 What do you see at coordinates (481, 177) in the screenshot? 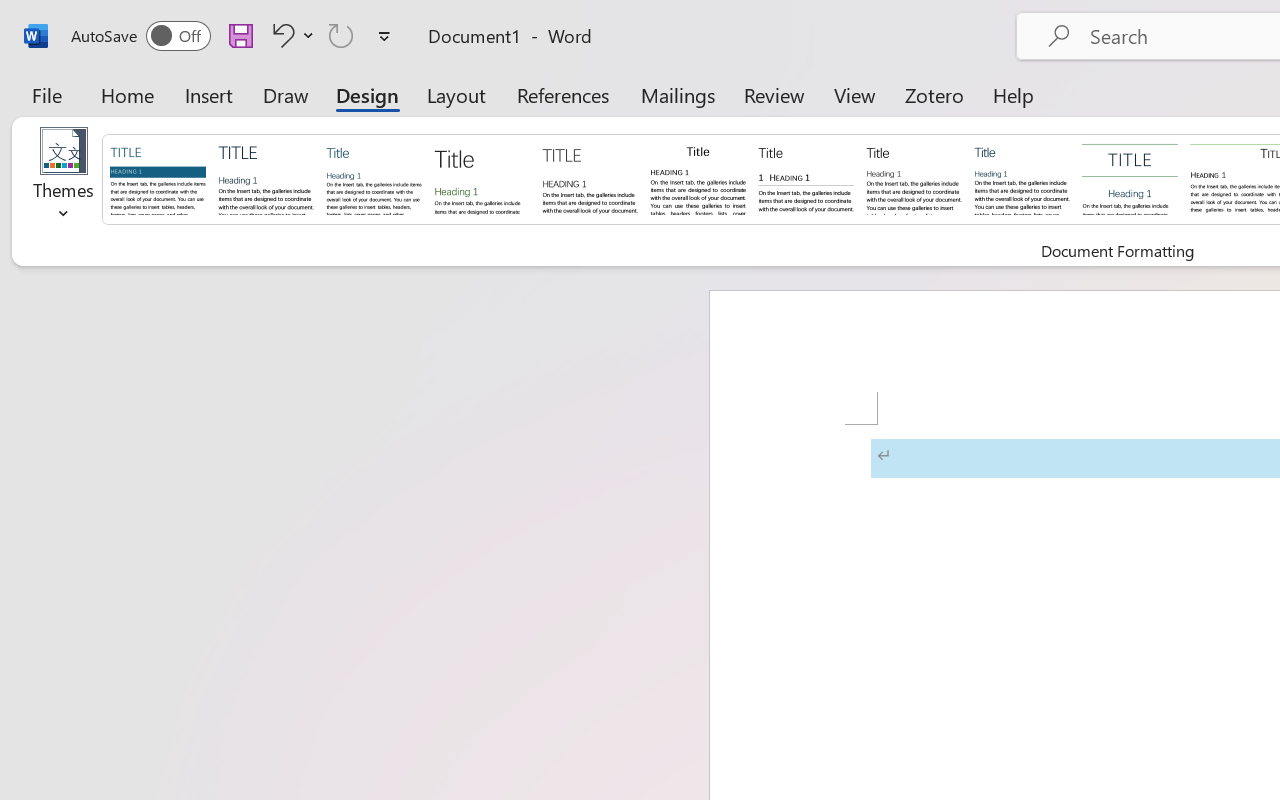
I see `'Basic (Stylish)'` at bounding box center [481, 177].